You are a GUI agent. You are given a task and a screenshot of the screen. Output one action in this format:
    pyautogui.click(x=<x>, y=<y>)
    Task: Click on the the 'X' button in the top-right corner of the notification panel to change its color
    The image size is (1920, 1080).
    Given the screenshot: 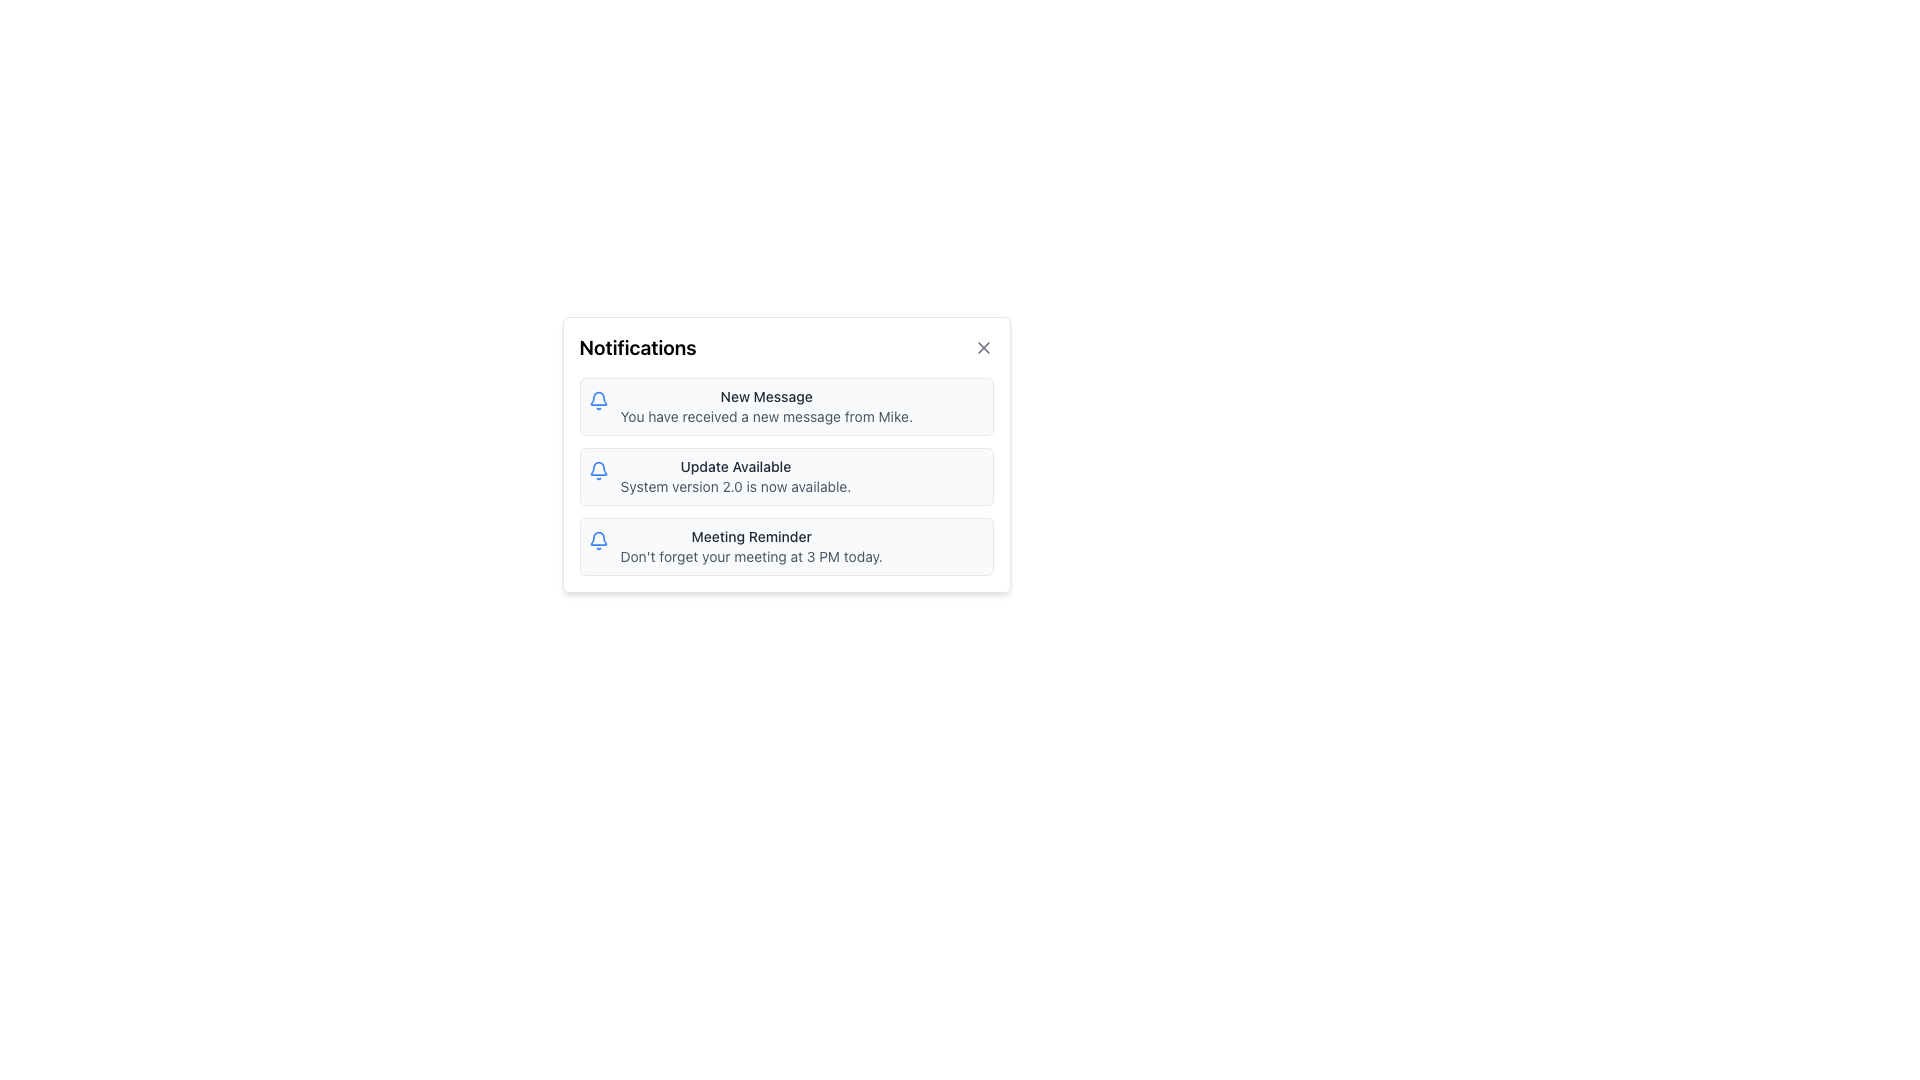 What is the action you would take?
    pyautogui.click(x=983, y=346)
    